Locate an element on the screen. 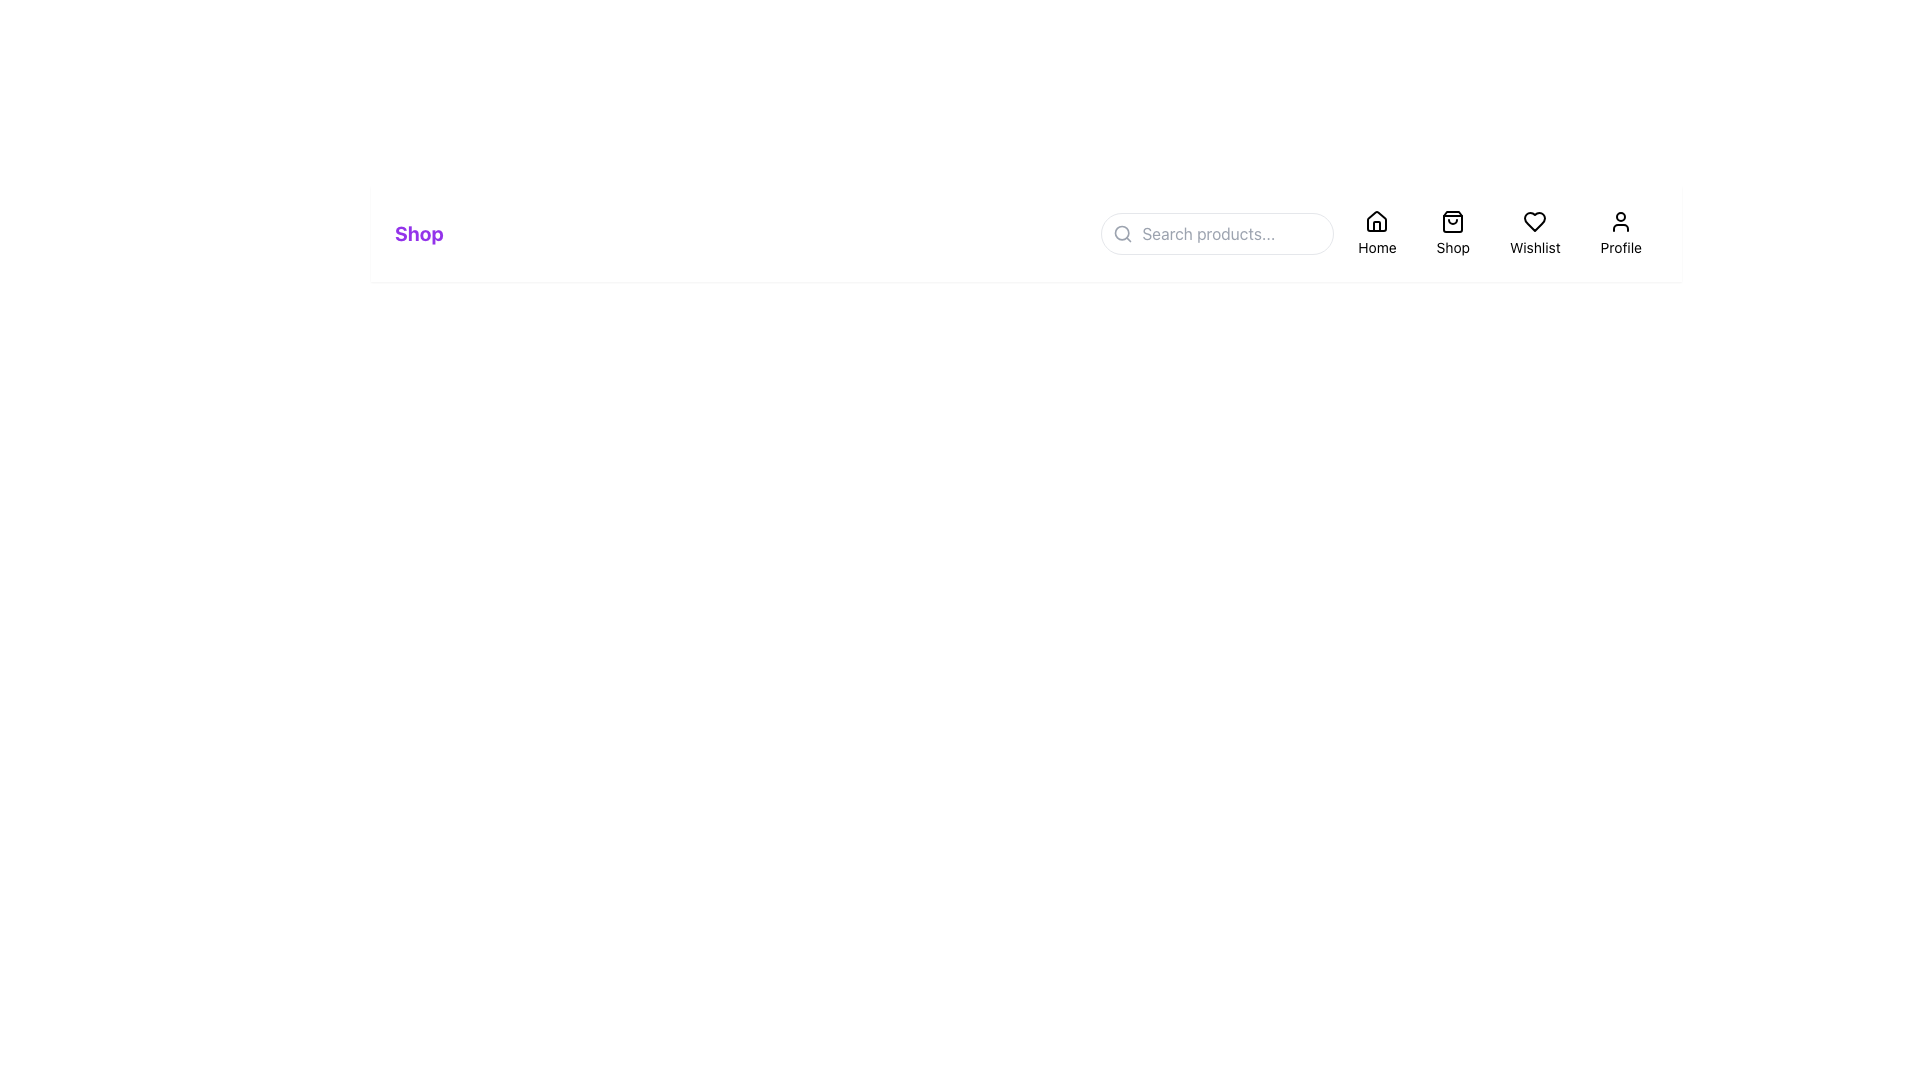 The width and height of the screenshot is (1920, 1080). the heart-shaped Wishlist button in the navigation bar at the top-right section is located at coordinates (1534, 233).